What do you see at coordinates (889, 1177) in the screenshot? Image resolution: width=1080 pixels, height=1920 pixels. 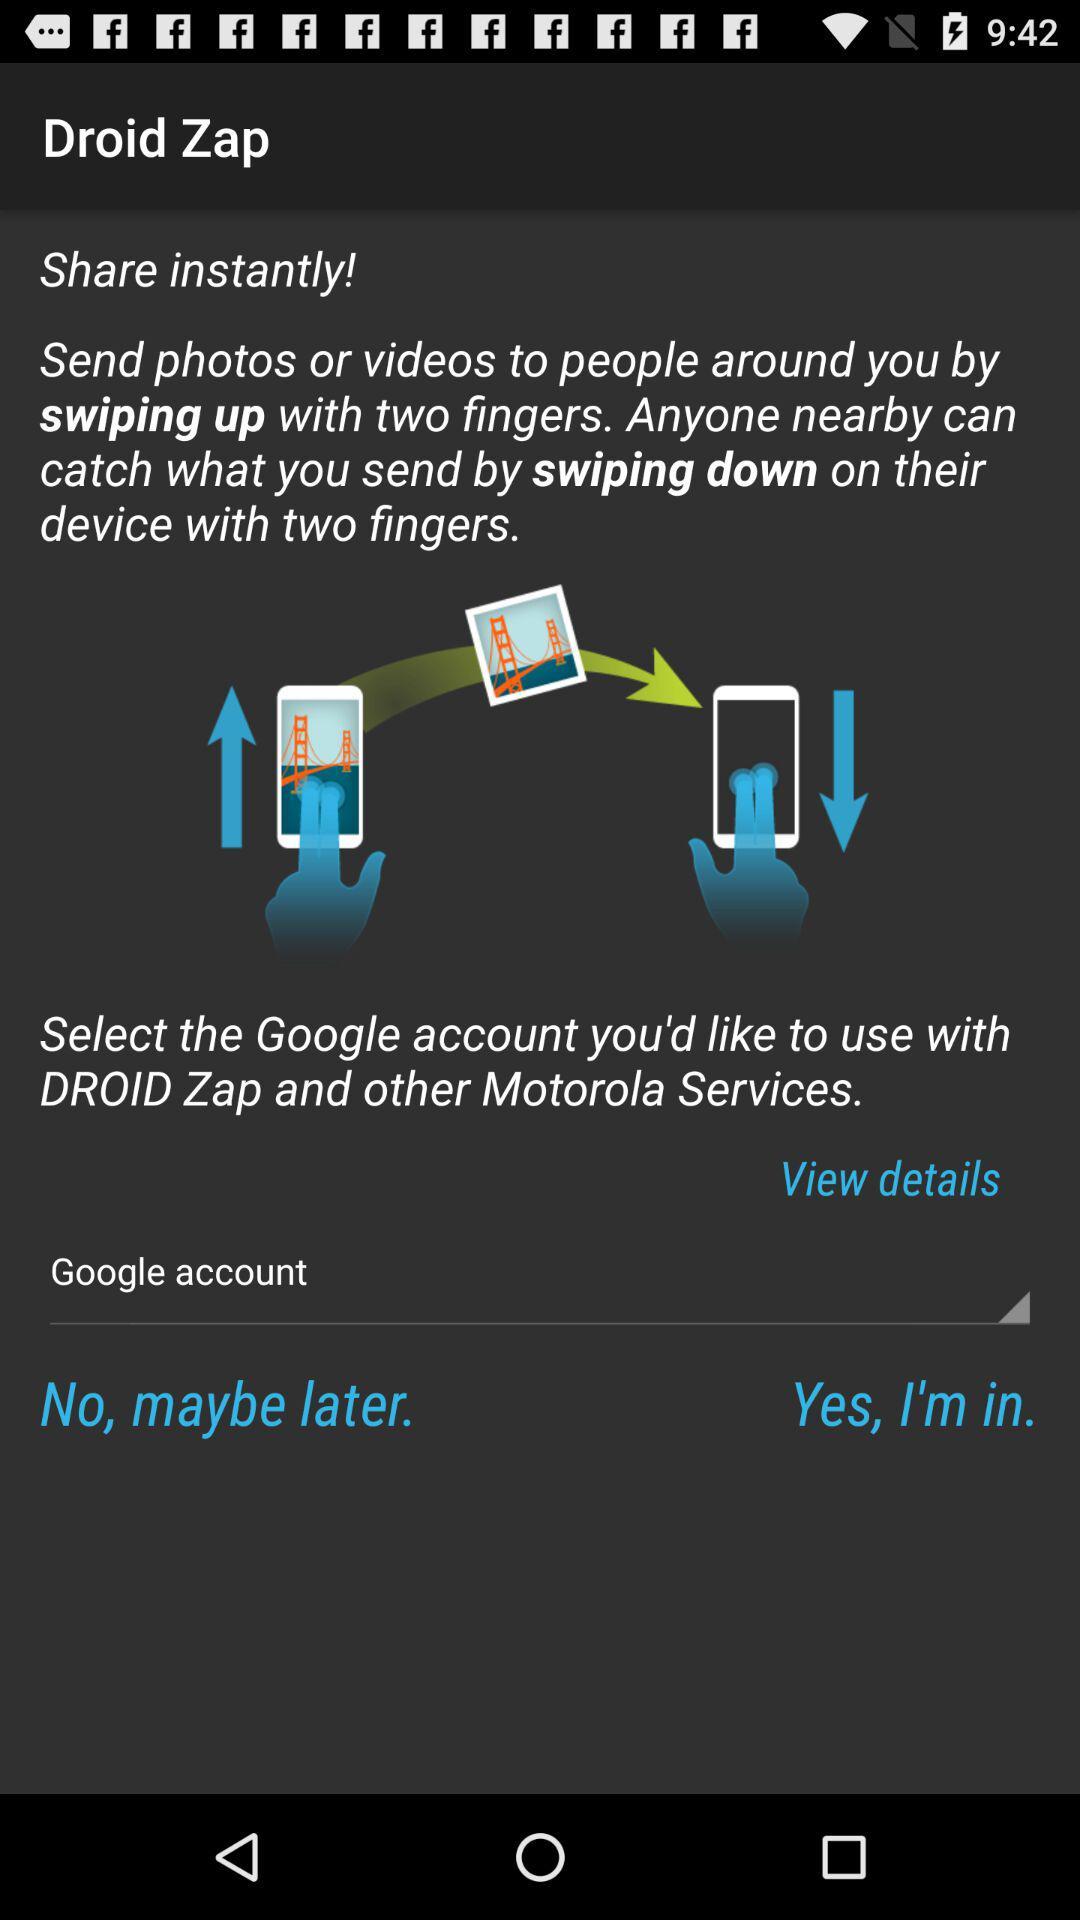 I see `item above google account icon` at bounding box center [889, 1177].